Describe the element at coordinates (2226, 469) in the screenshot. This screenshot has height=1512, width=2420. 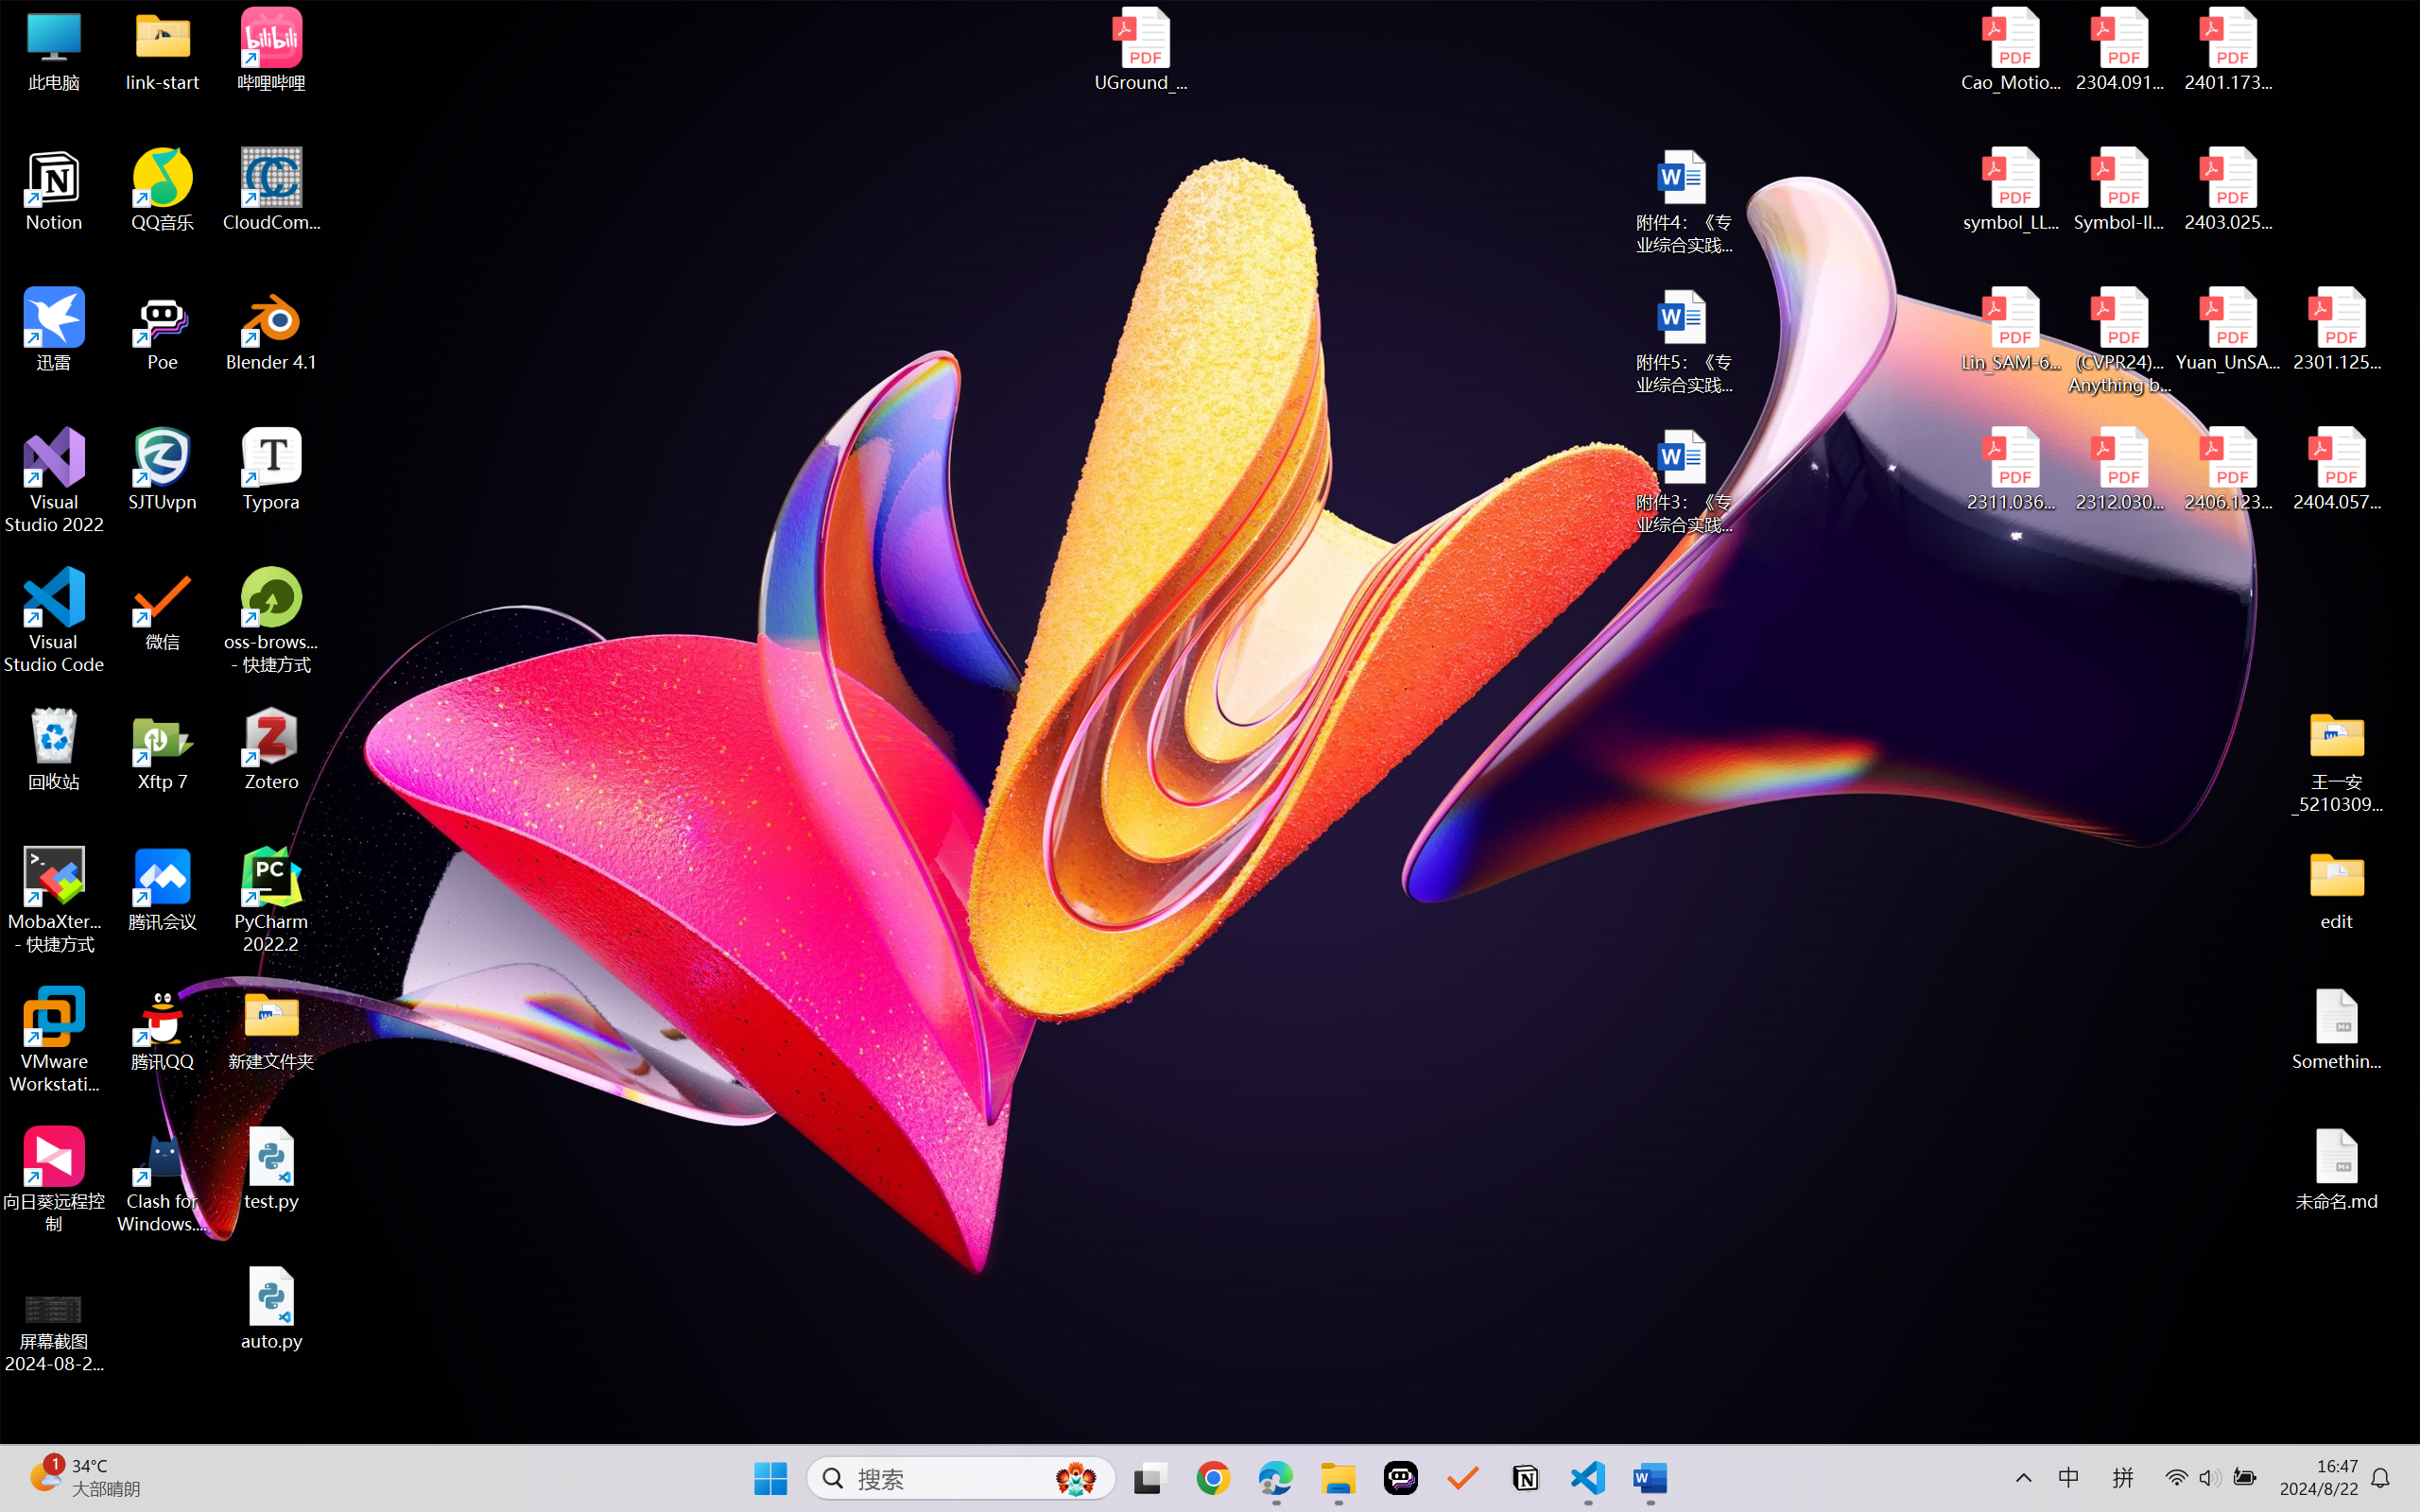
I see `'2406.12373v2.pdf'` at that location.